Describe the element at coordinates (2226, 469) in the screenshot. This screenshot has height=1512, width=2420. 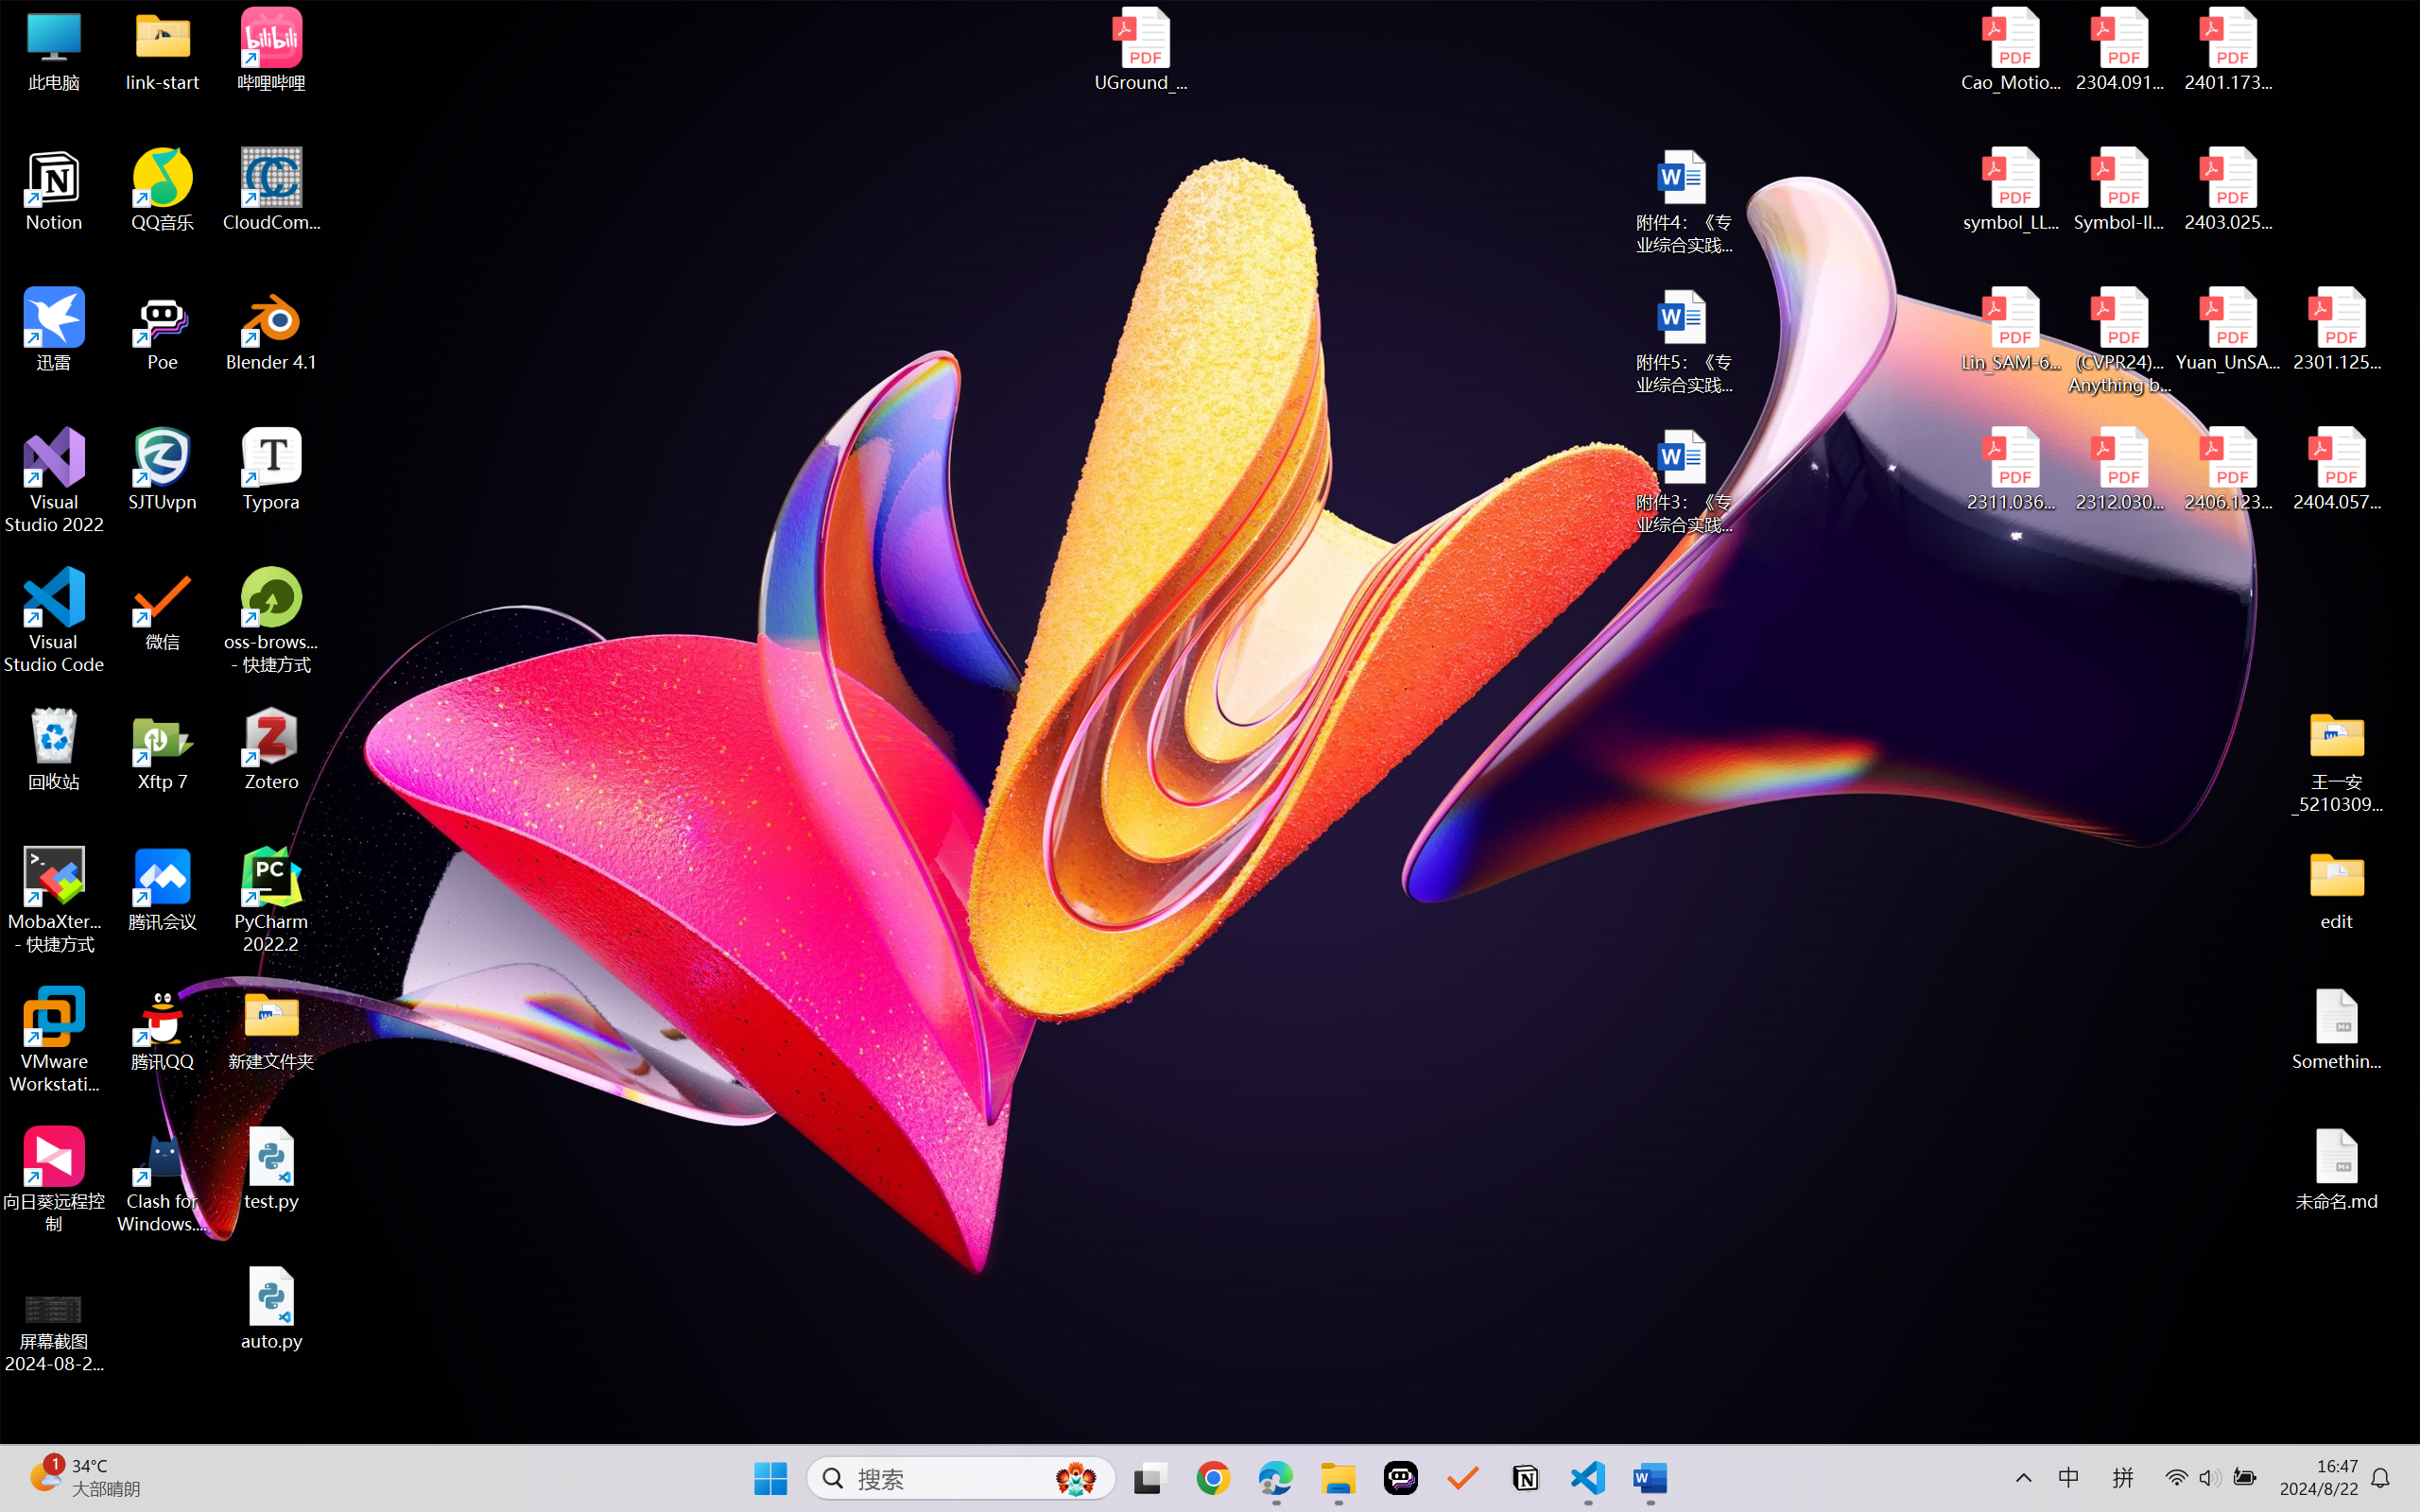
I see `'2406.12373v2.pdf'` at that location.